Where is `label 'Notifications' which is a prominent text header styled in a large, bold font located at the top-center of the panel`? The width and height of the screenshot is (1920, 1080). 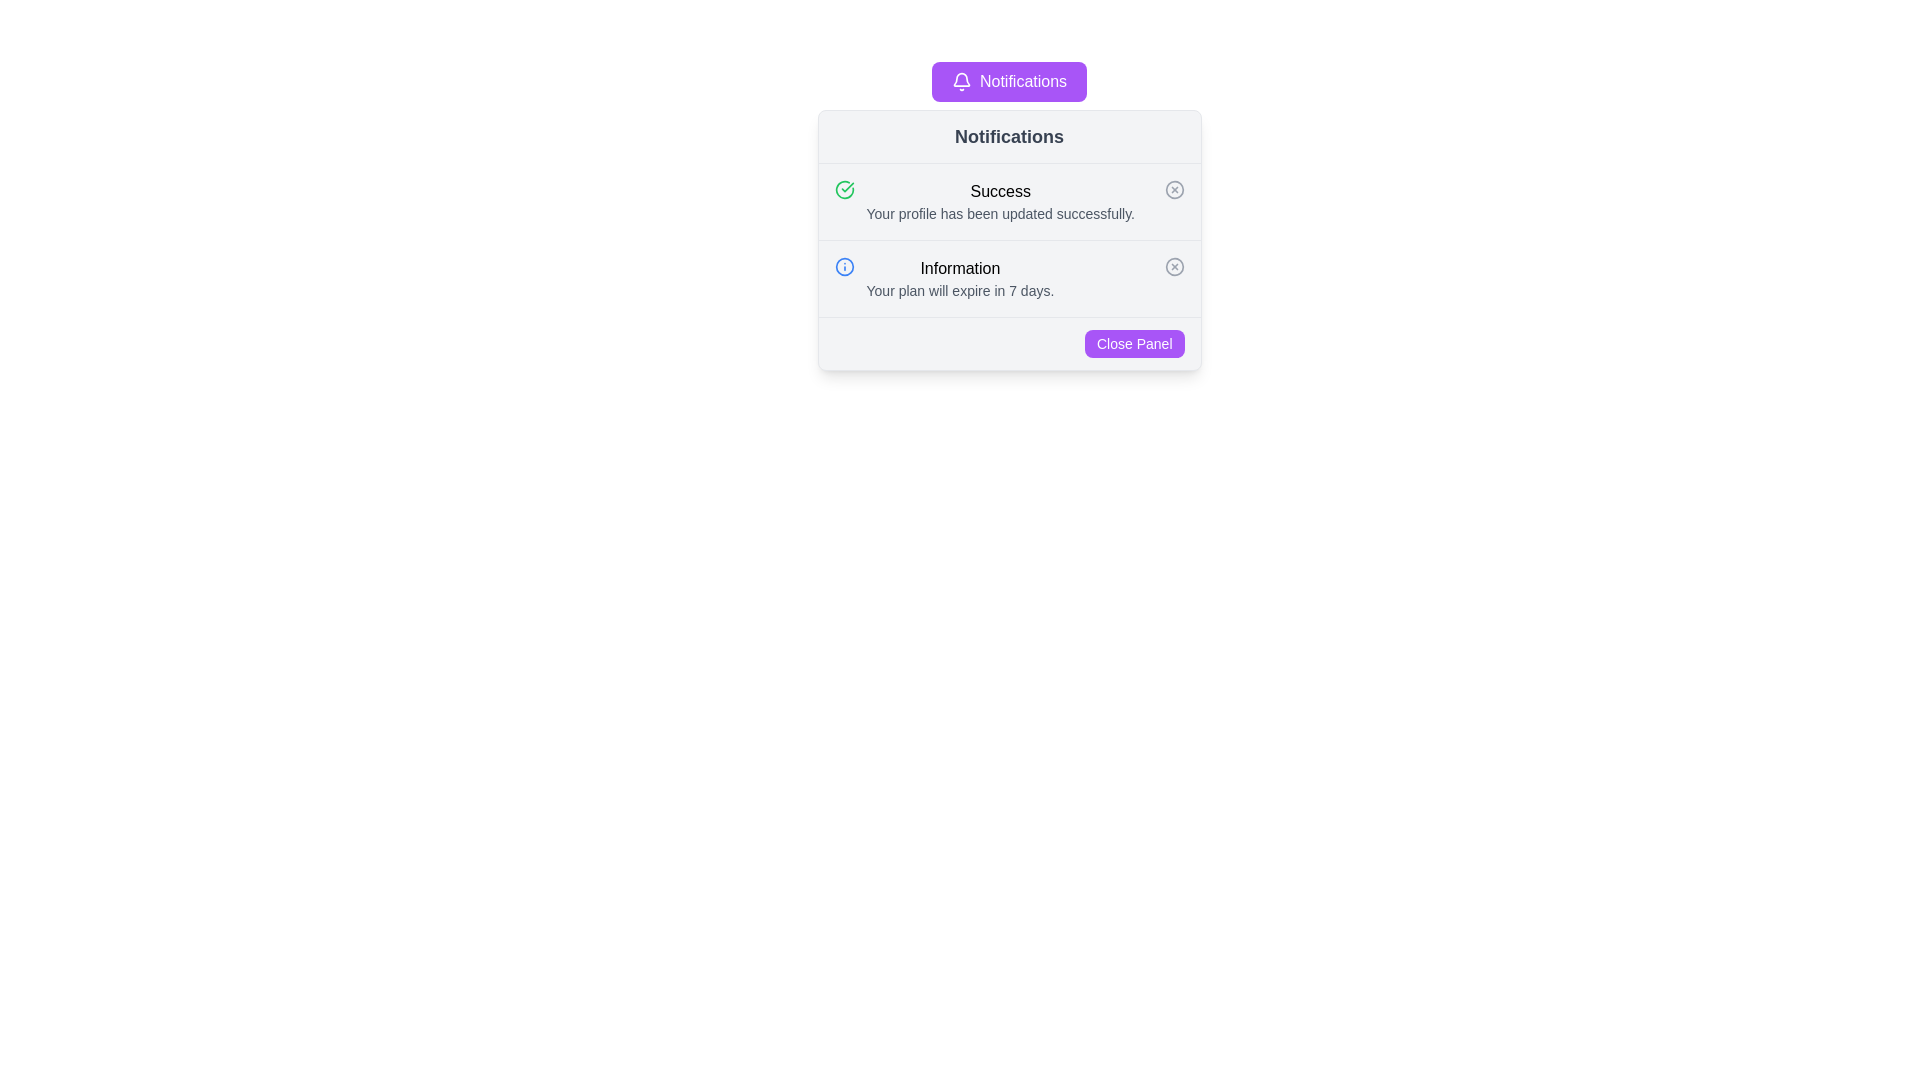 label 'Notifications' which is a prominent text header styled in a large, bold font located at the top-center of the panel is located at coordinates (1009, 136).